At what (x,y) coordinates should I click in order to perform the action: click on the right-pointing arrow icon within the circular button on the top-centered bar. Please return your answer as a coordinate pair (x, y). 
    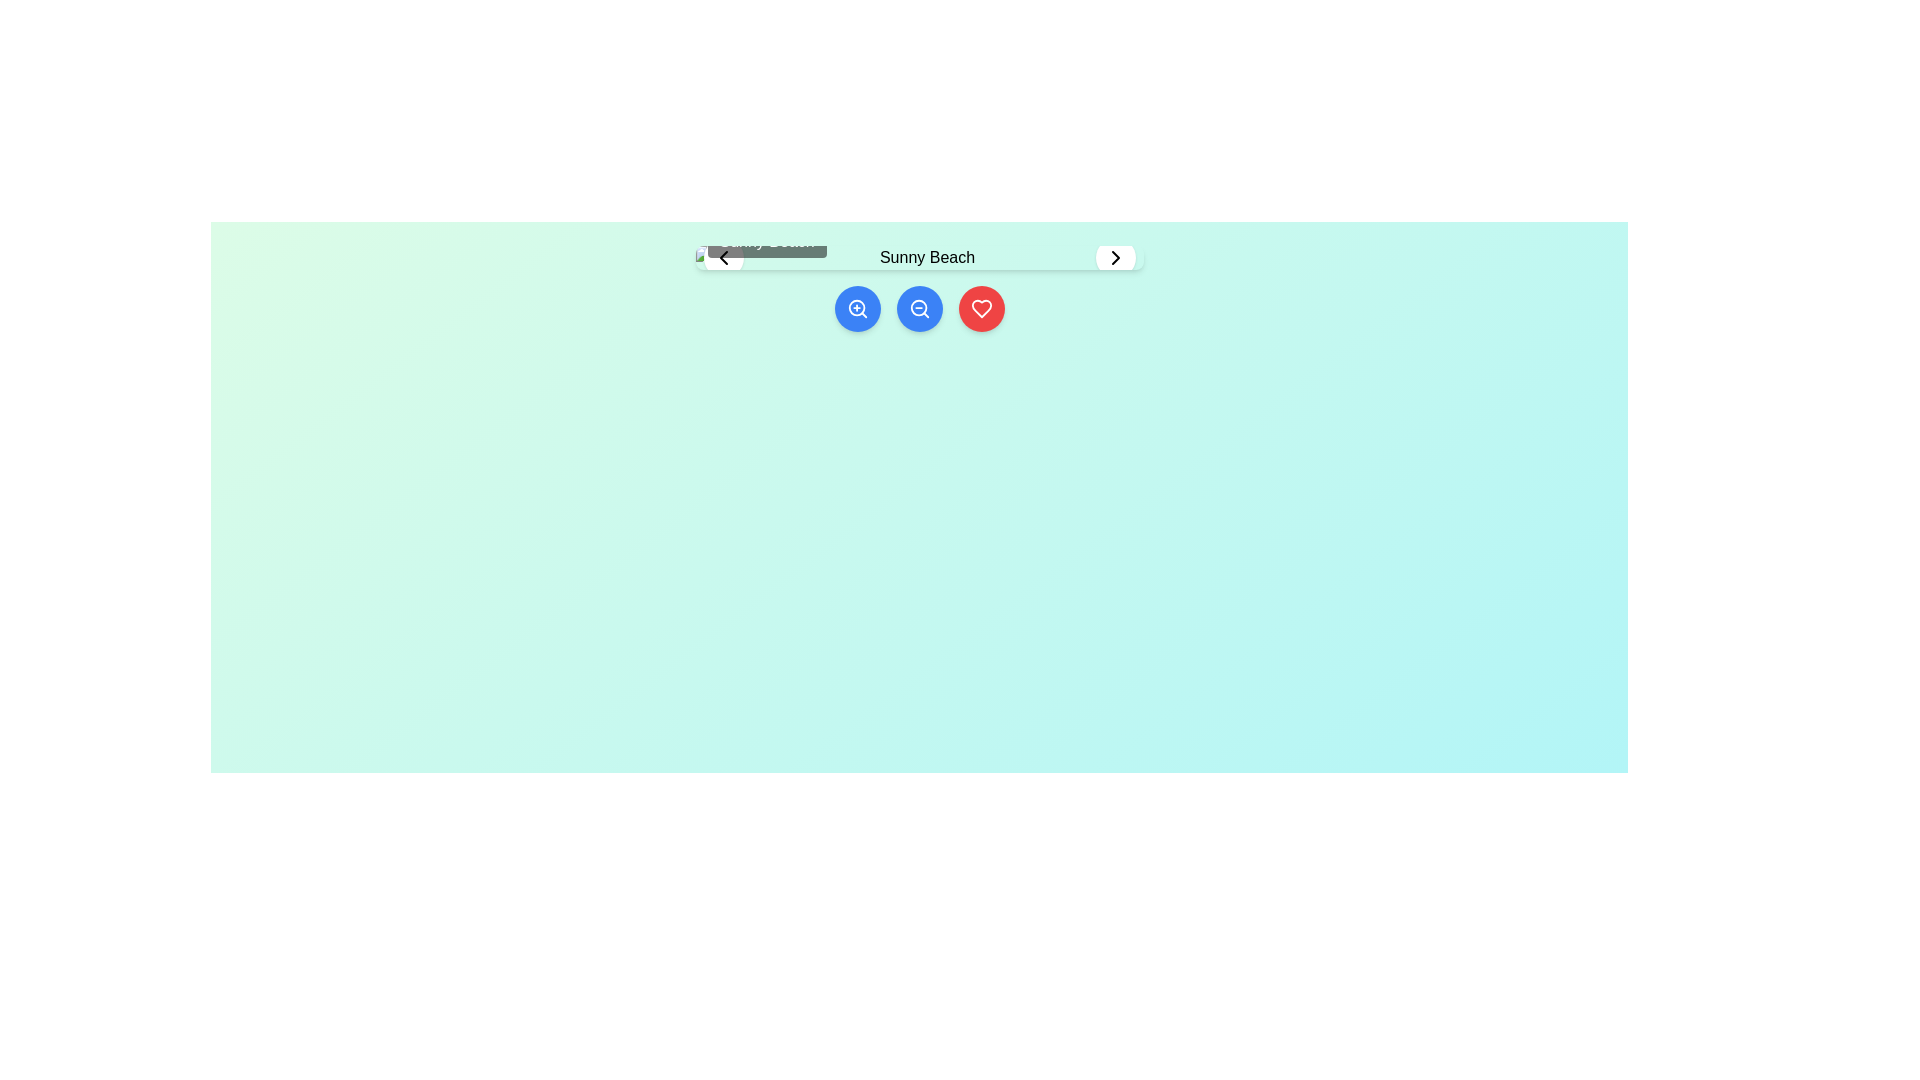
    Looking at the image, I should click on (1114, 257).